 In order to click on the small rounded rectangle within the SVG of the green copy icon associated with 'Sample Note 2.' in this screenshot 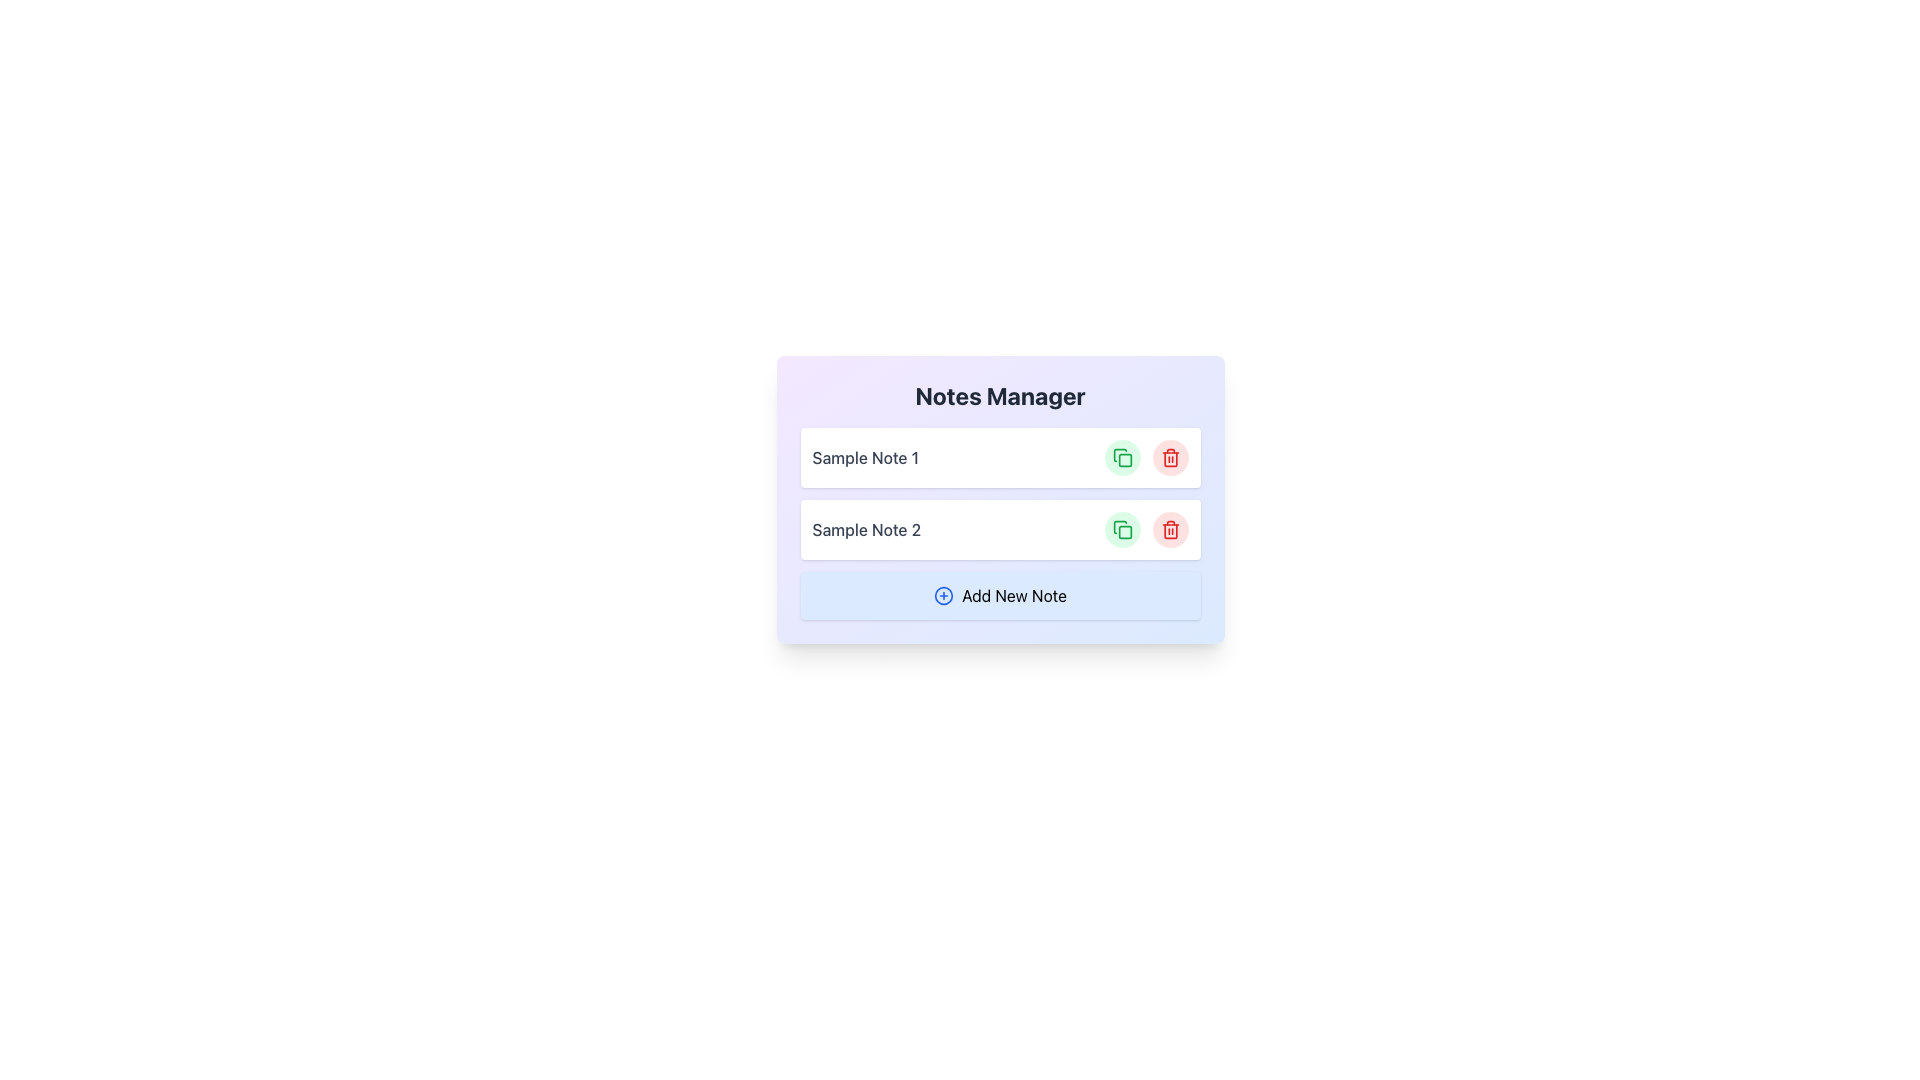, I will do `click(1124, 460)`.